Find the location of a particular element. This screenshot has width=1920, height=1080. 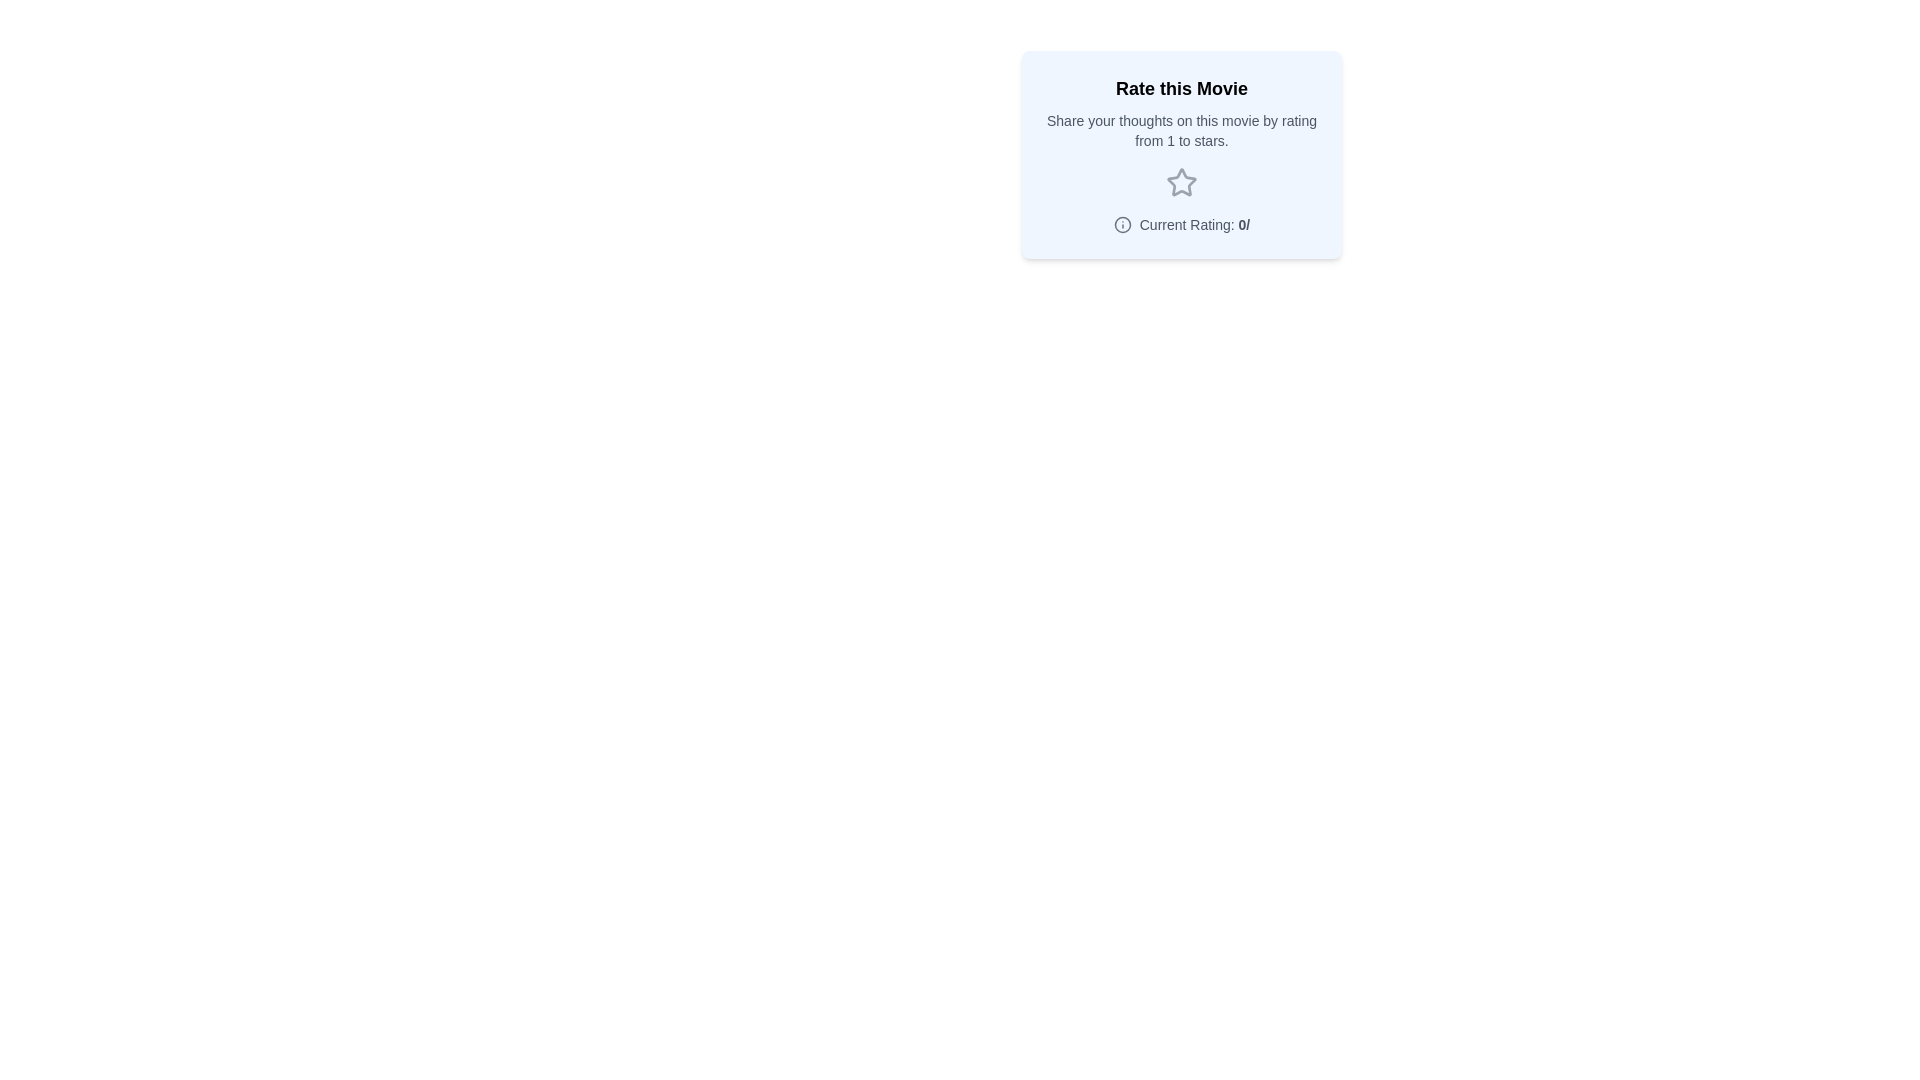

the numeric portion of the rating component which displays the current rating value, located at the right end of the 'Current Rating: 0/' text label in the lower section of the card interface is located at coordinates (1243, 224).